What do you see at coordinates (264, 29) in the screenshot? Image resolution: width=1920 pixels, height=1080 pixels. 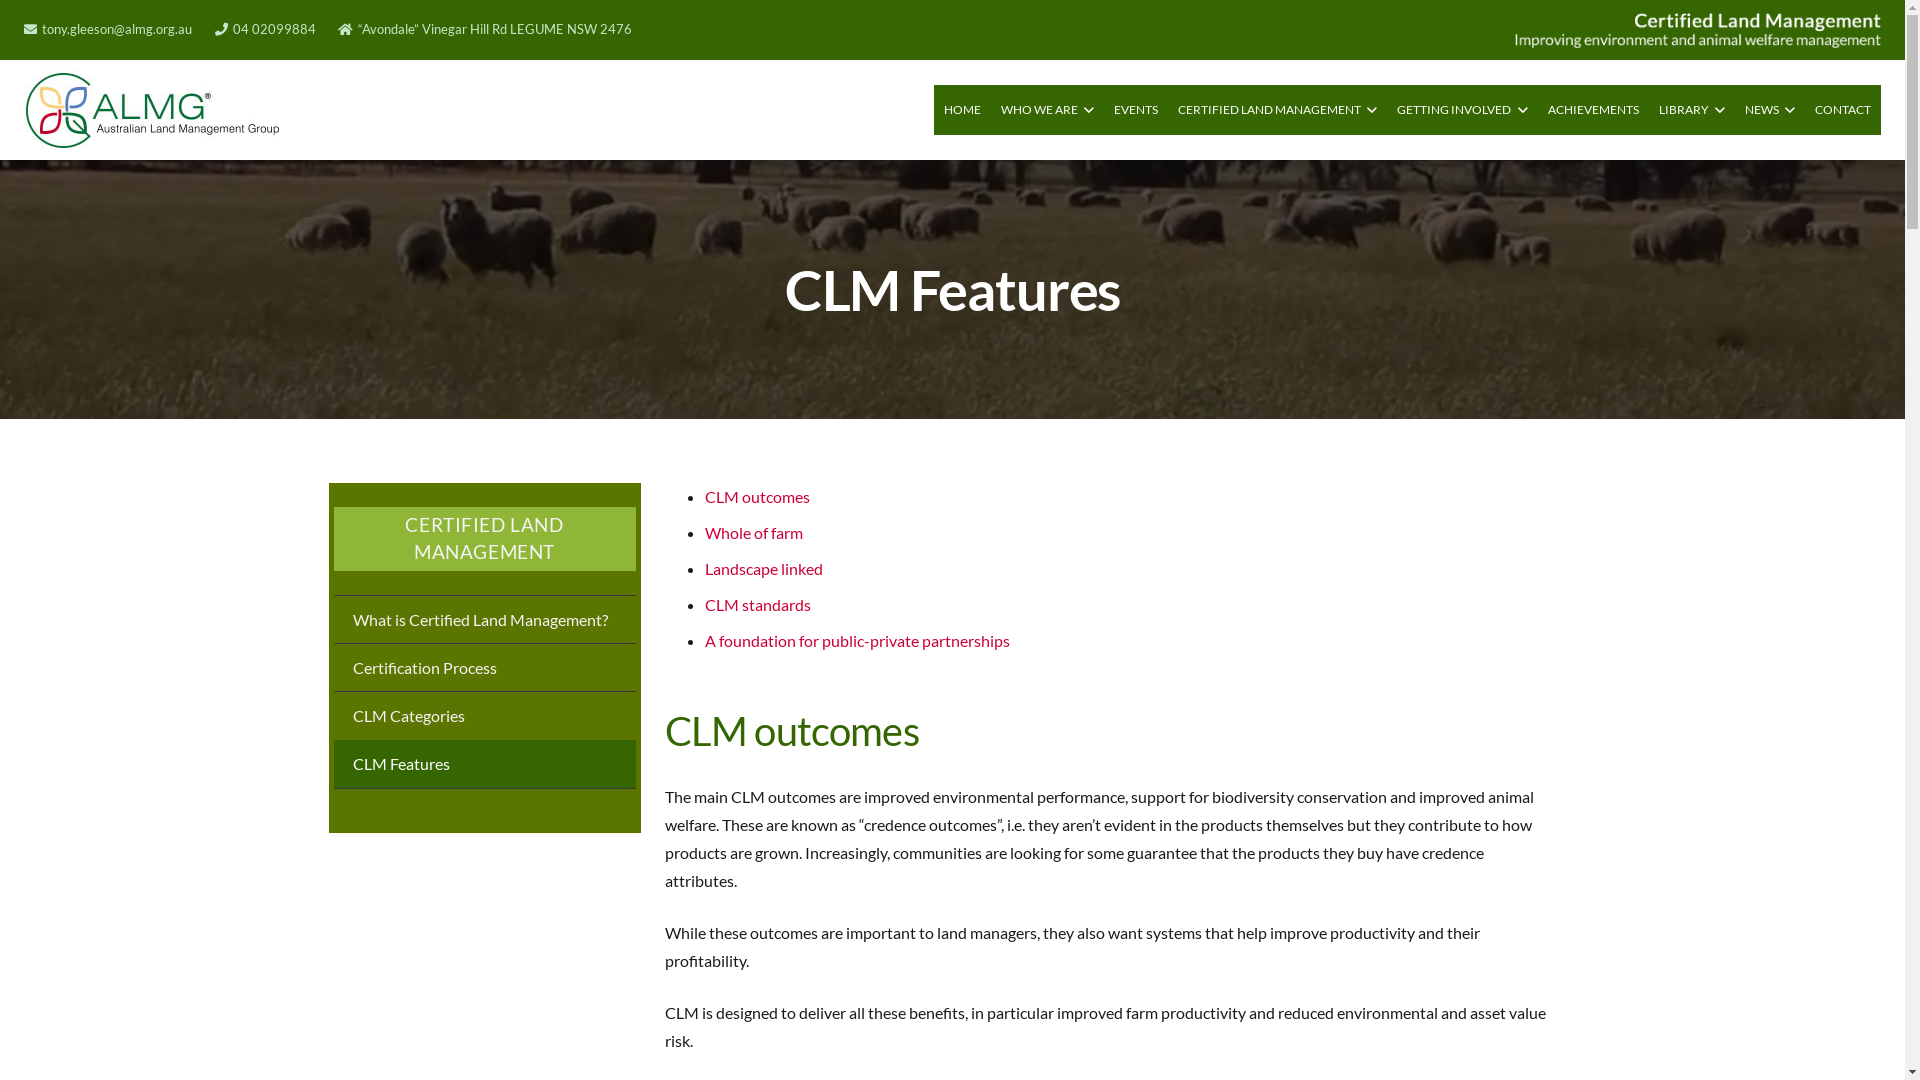 I see `'04 02099884'` at bounding box center [264, 29].